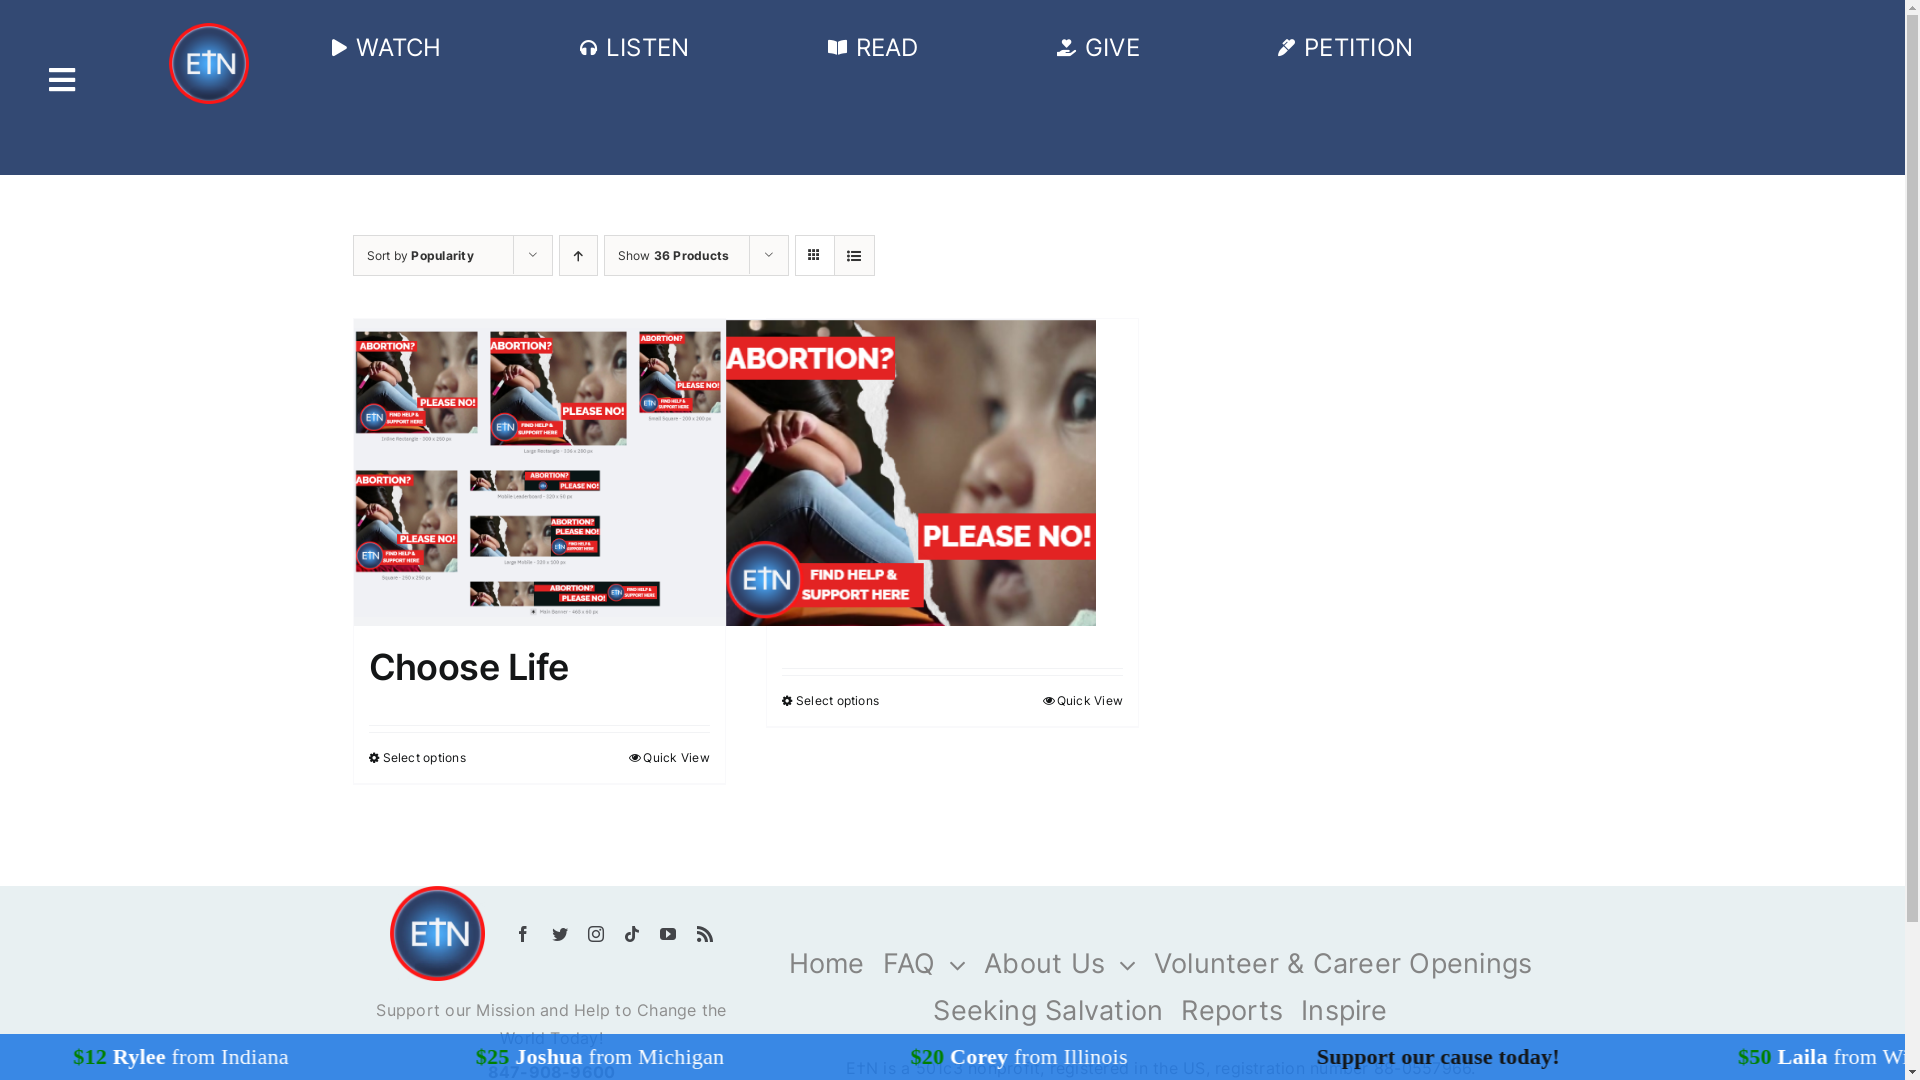  I want to click on 'Tiktok', so click(631, 933).